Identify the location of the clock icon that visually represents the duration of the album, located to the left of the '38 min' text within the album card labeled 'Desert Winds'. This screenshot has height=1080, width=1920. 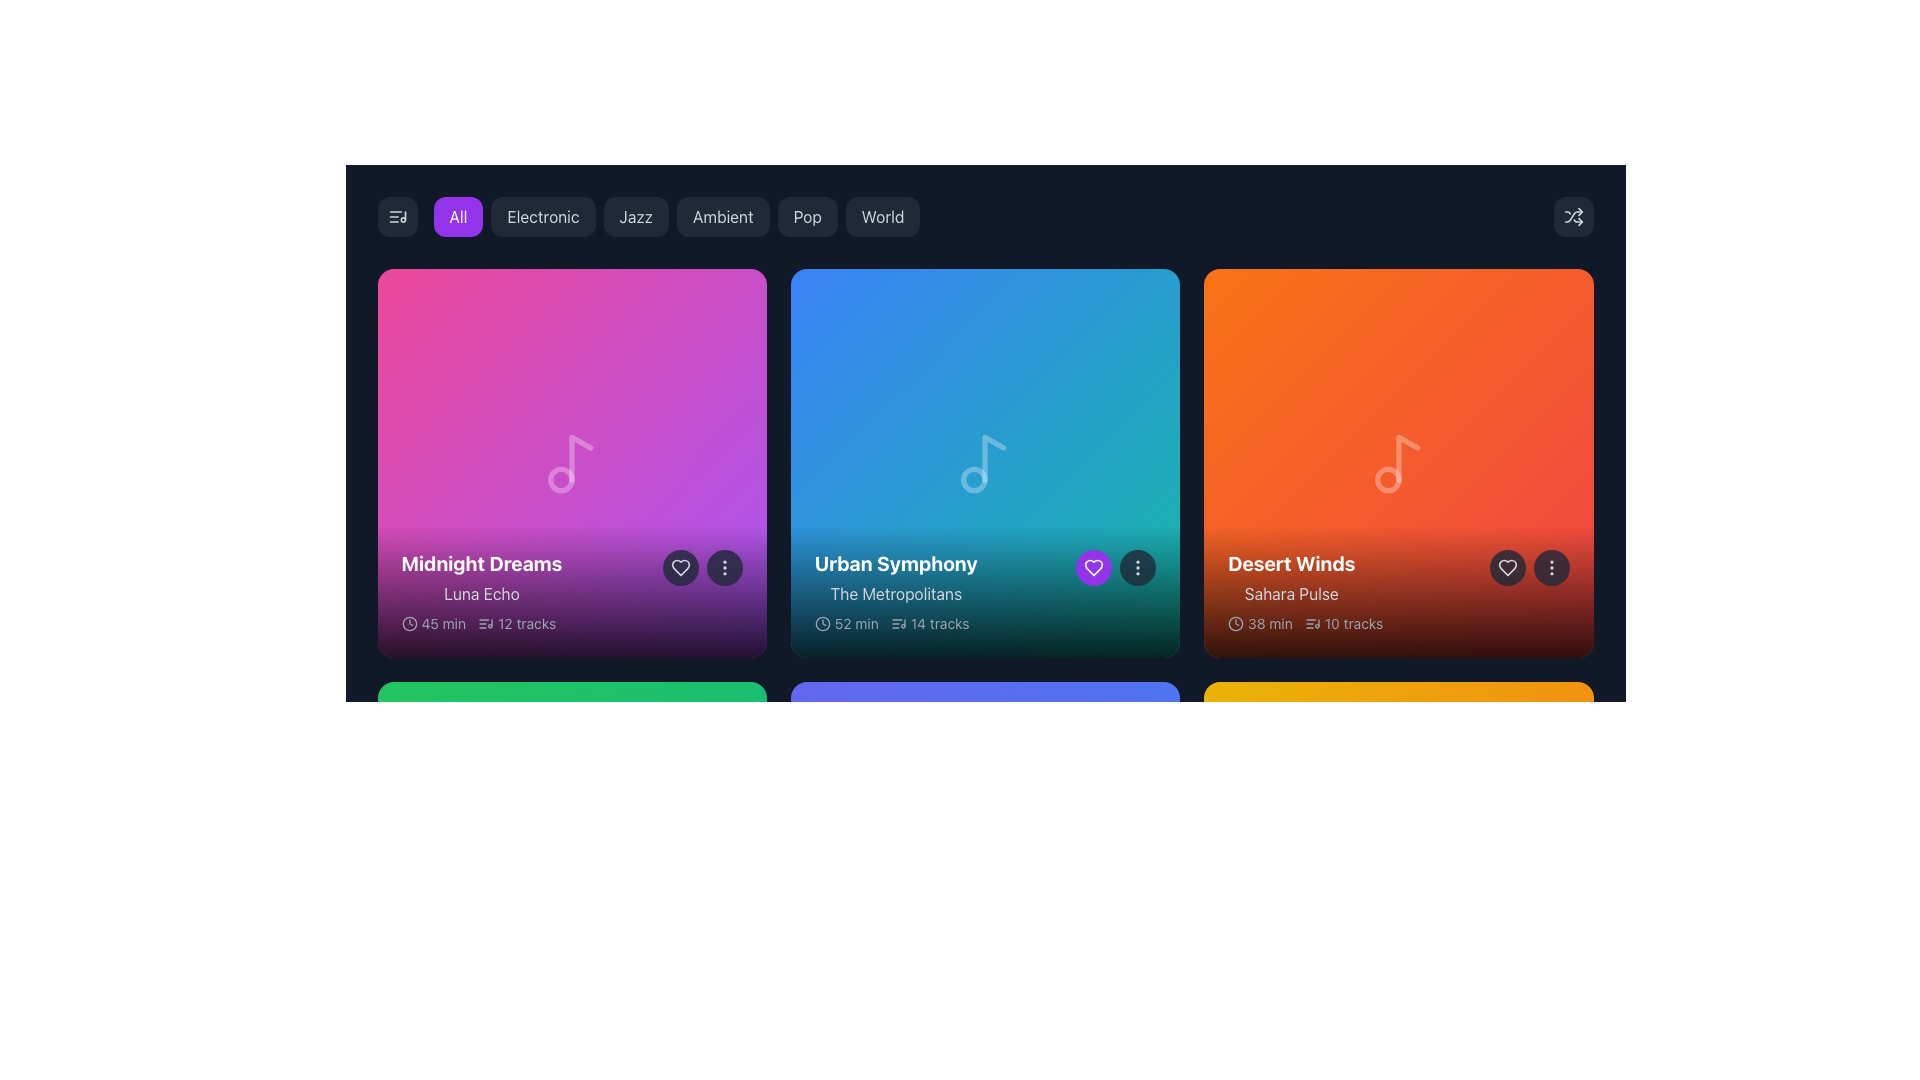
(1235, 623).